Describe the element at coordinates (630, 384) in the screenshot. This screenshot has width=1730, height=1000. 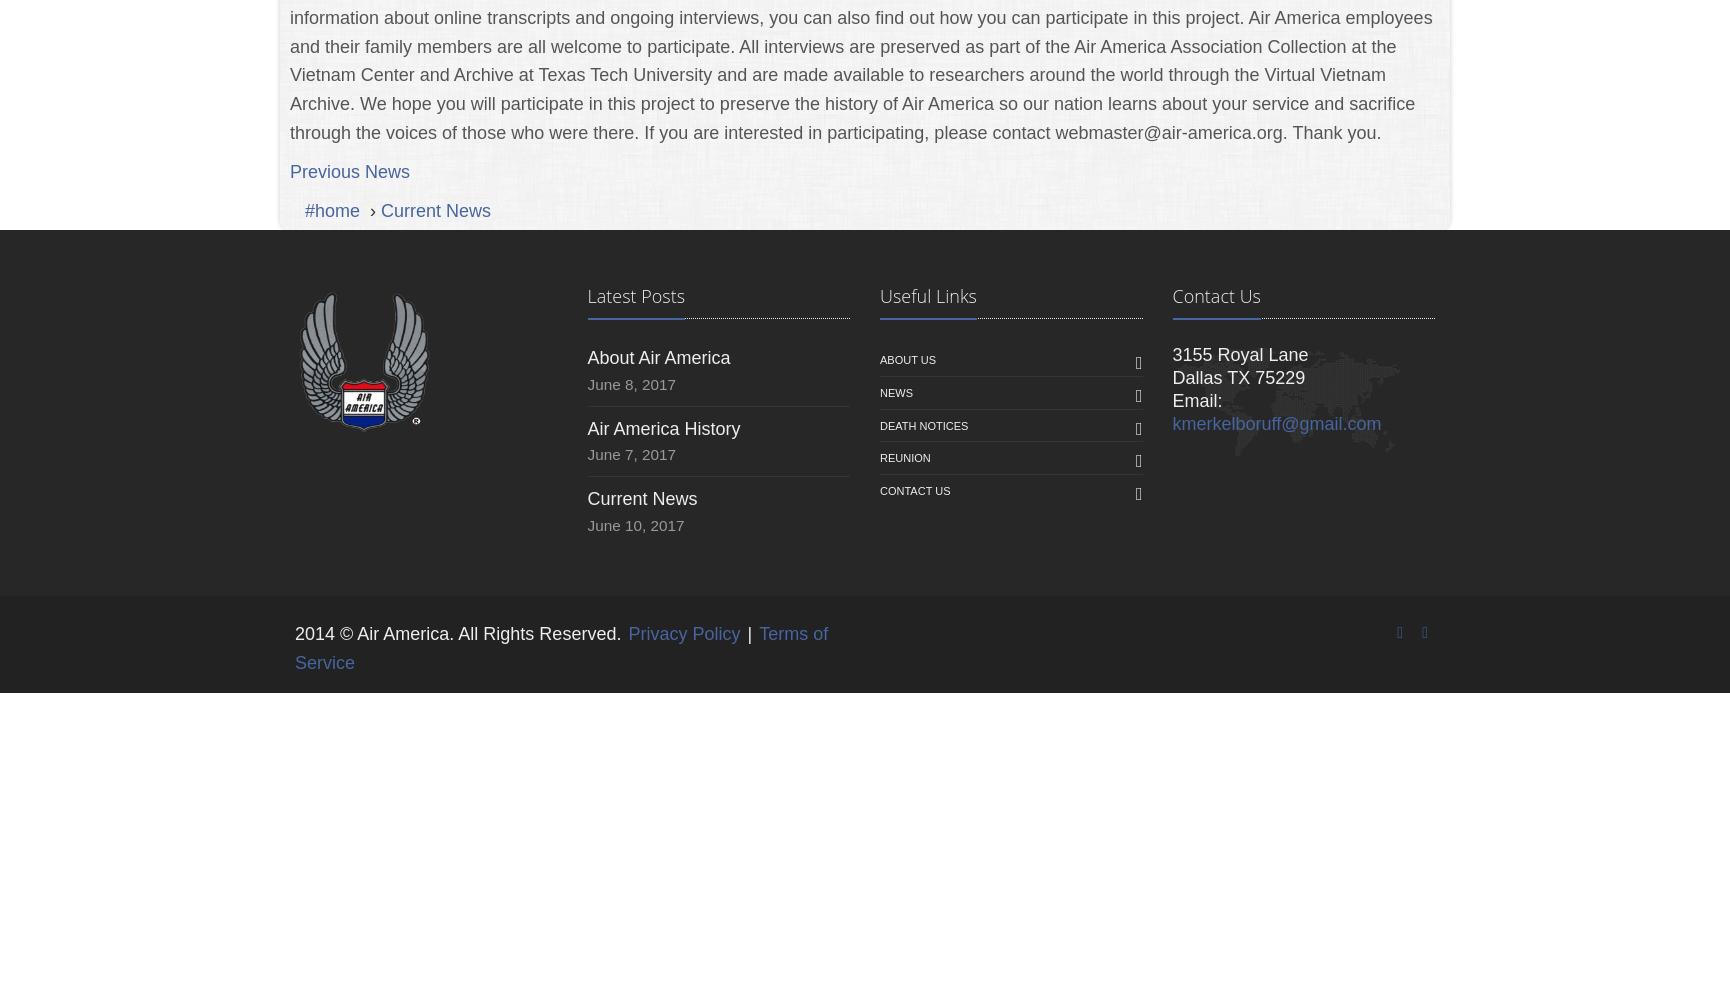
I see `'June 8, 2017'` at that location.